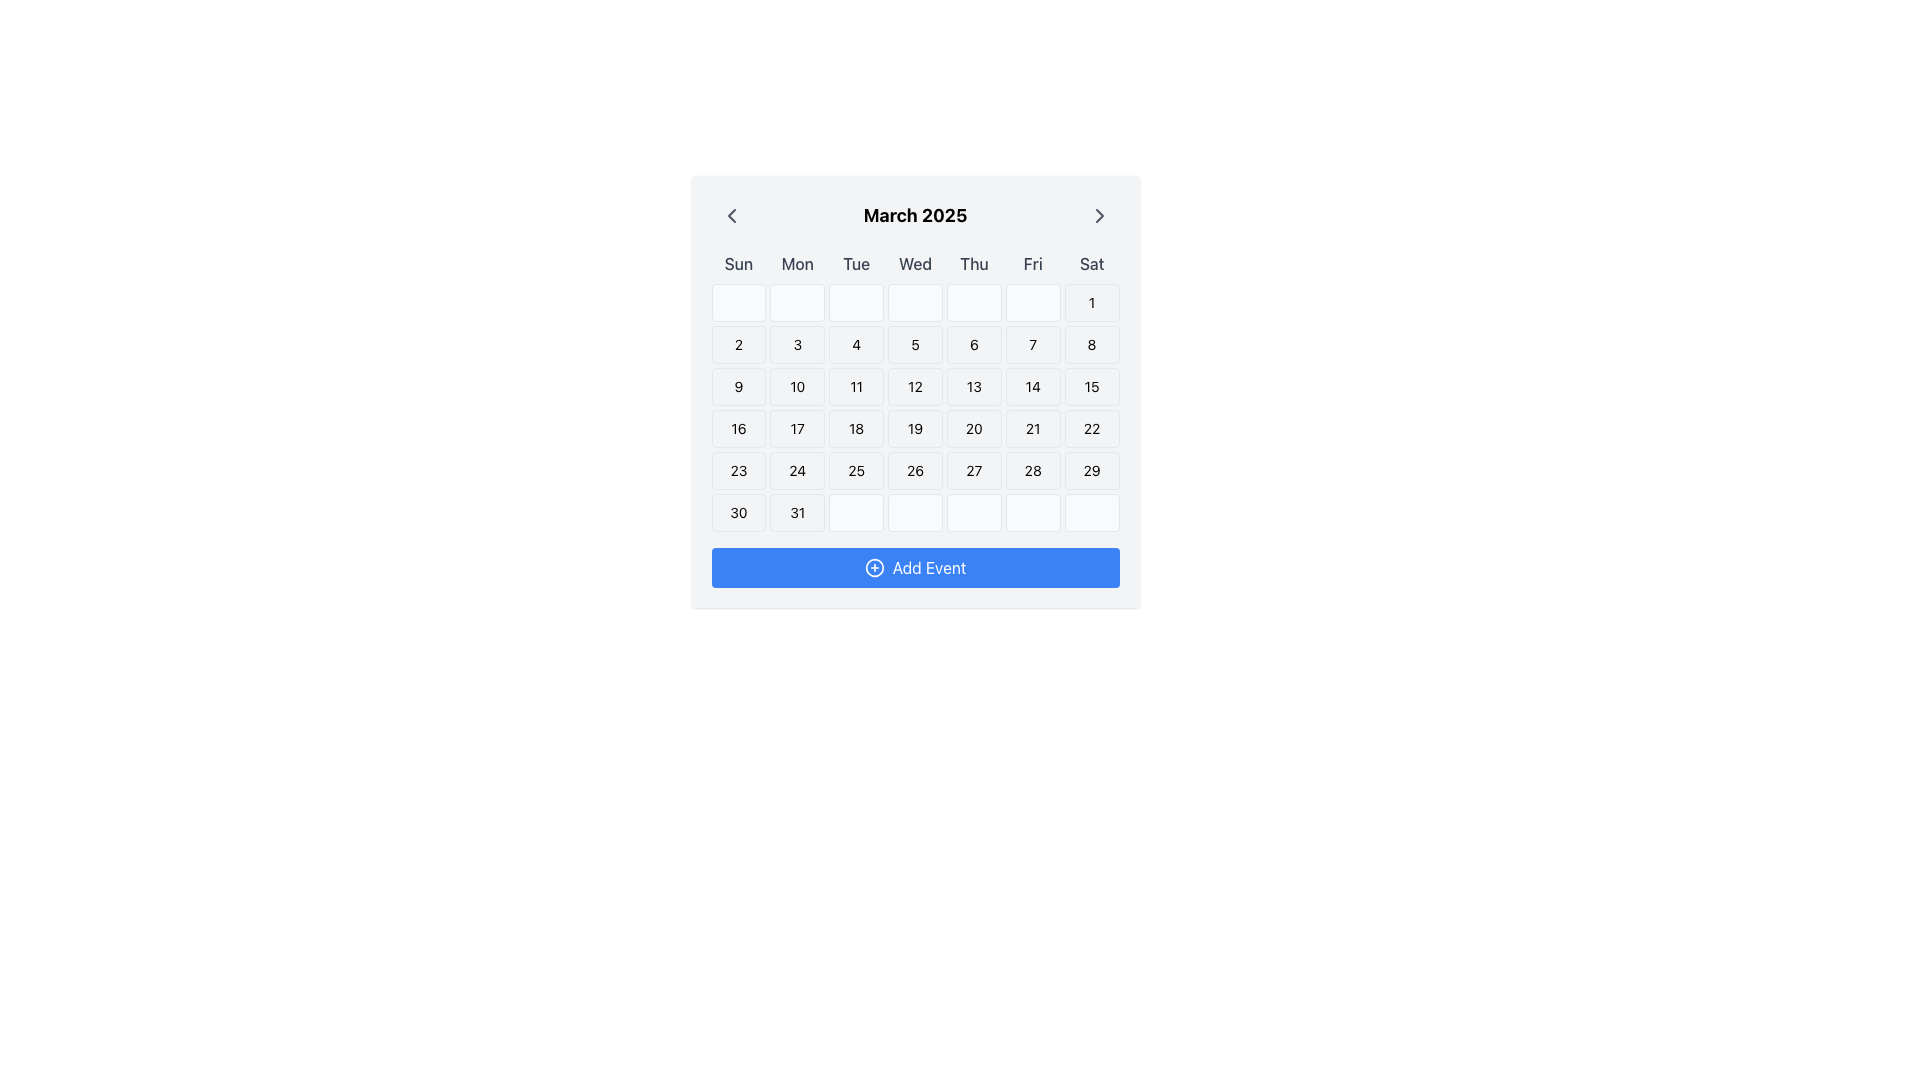 The height and width of the screenshot is (1080, 1920). What do you see at coordinates (1098, 216) in the screenshot?
I see `the navigation icon located to the far right of the calendar header, next to the title text 'March 2025'` at bounding box center [1098, 216].